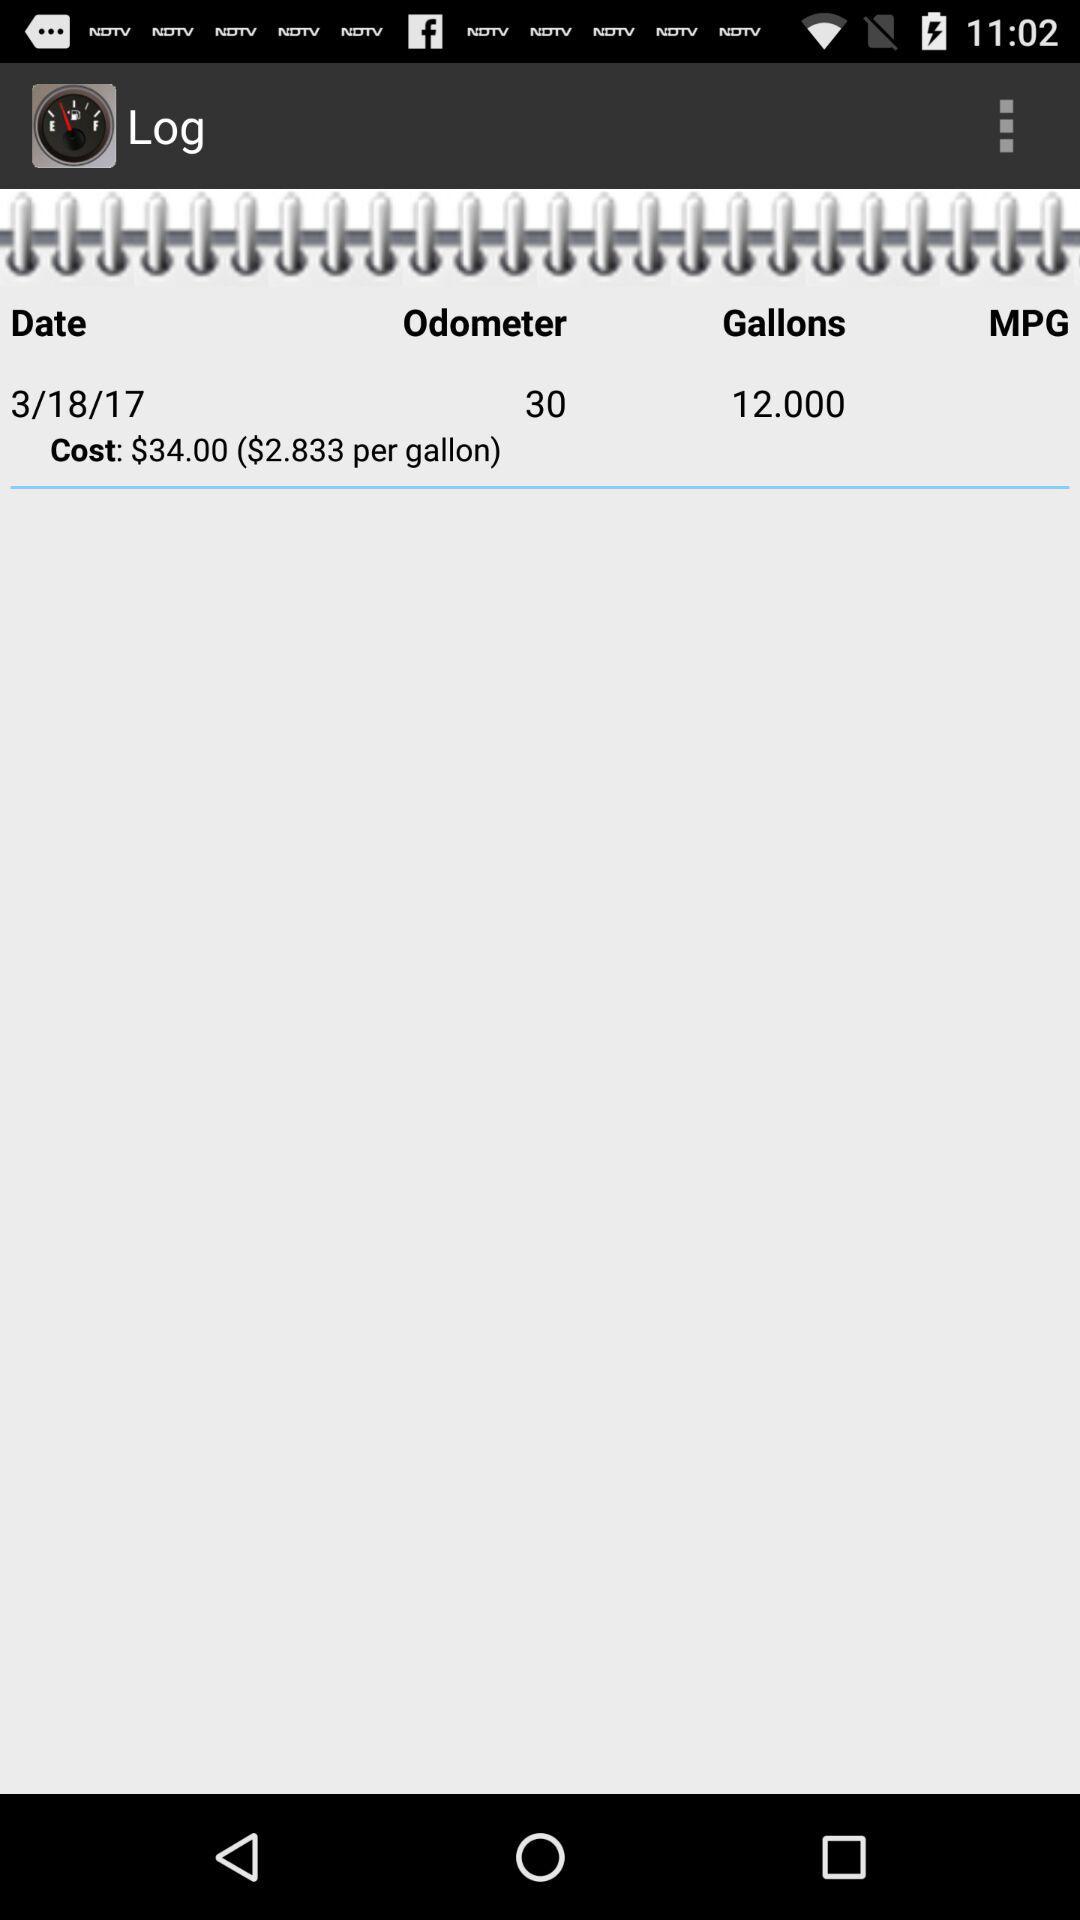 This screenshot has width=1080, height=1920. I want to click on app below 3/18/17, so click(540, 447).